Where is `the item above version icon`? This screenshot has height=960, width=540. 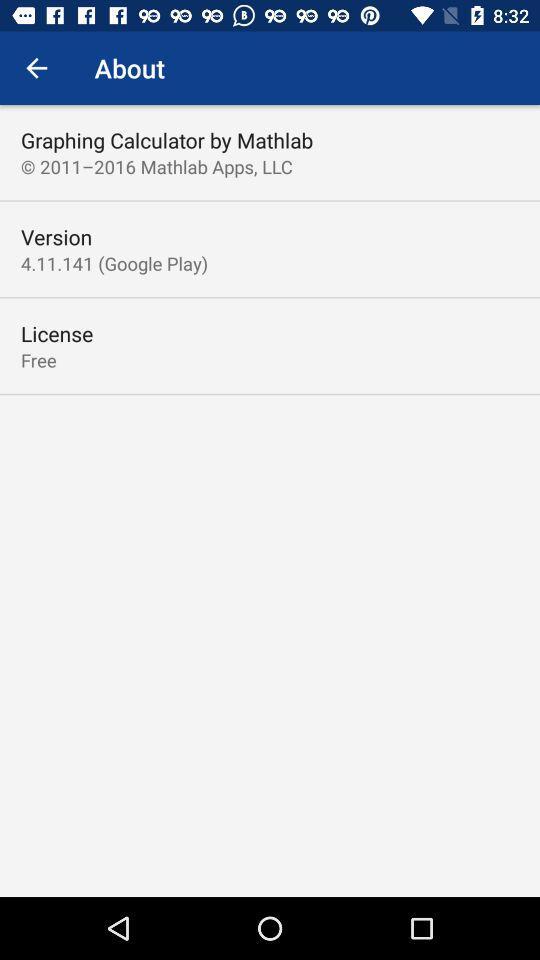 the item above version icon is located at coordinates (155, 165).